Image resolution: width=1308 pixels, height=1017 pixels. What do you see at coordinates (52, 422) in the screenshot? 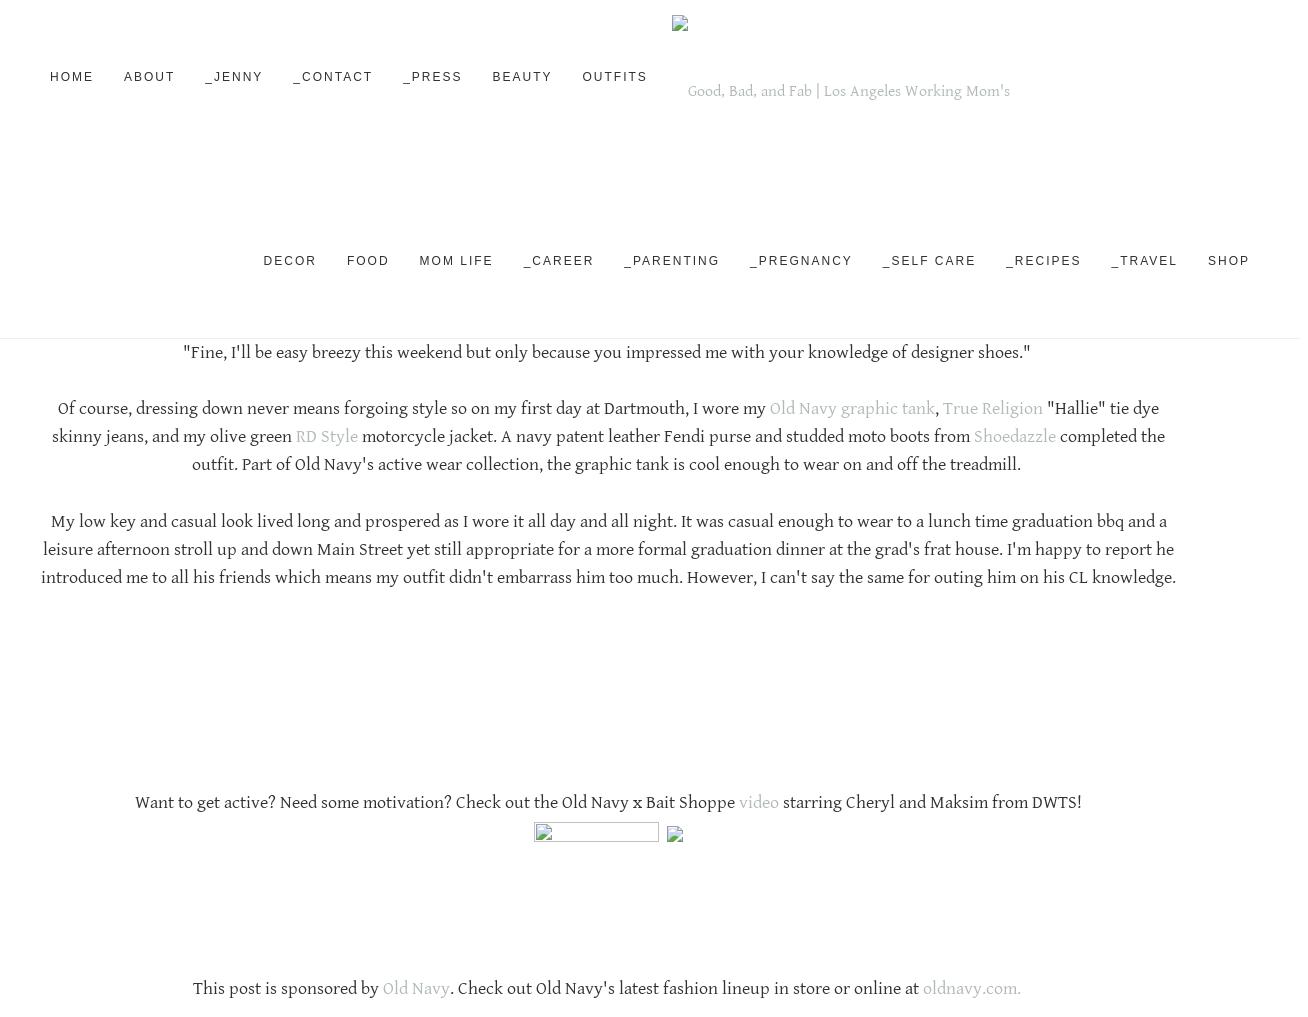
I see `'"Hallie" tie dye skinny jeans, and my olive green'` at bounding box center [52, 422].